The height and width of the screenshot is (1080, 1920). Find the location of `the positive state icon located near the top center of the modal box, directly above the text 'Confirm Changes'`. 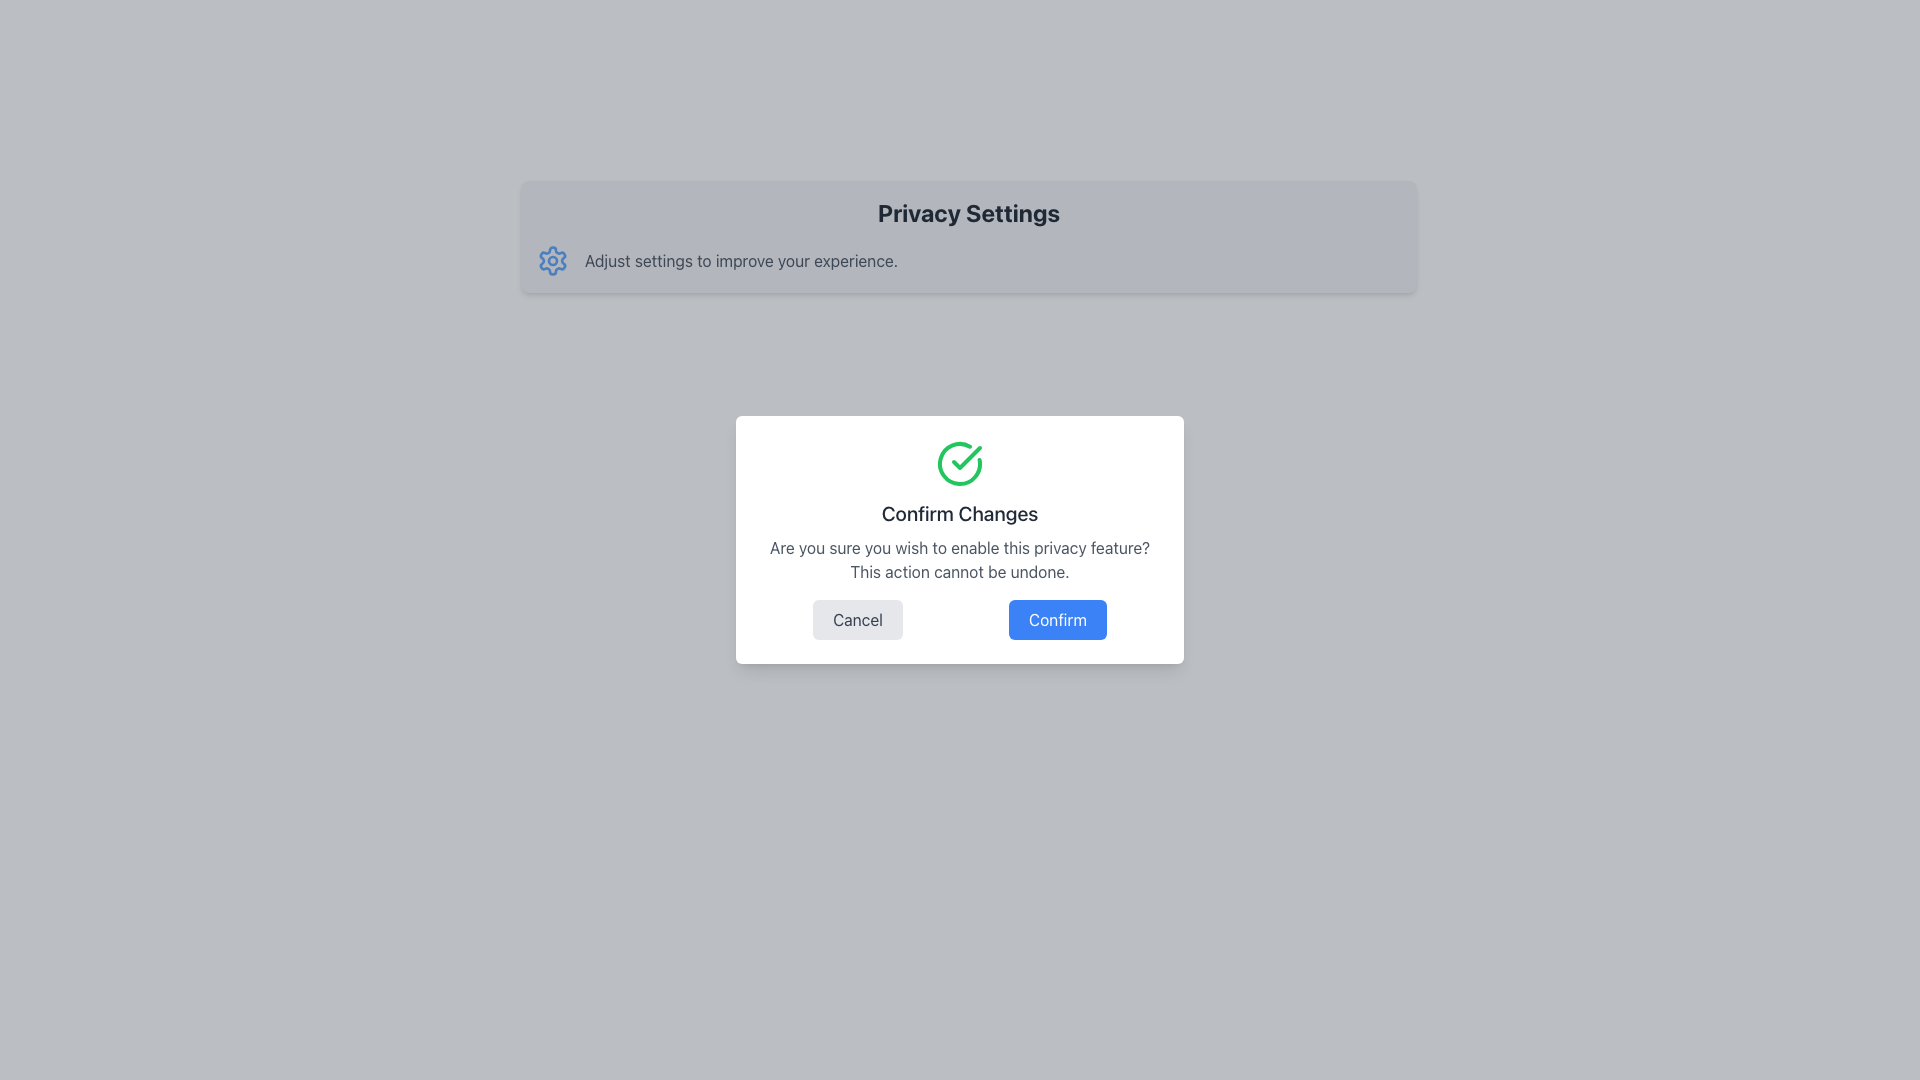

the positive state icon located near the top center of the modal box, directly above the text 'Confirm Changes' is located at coordinates (960, 463).